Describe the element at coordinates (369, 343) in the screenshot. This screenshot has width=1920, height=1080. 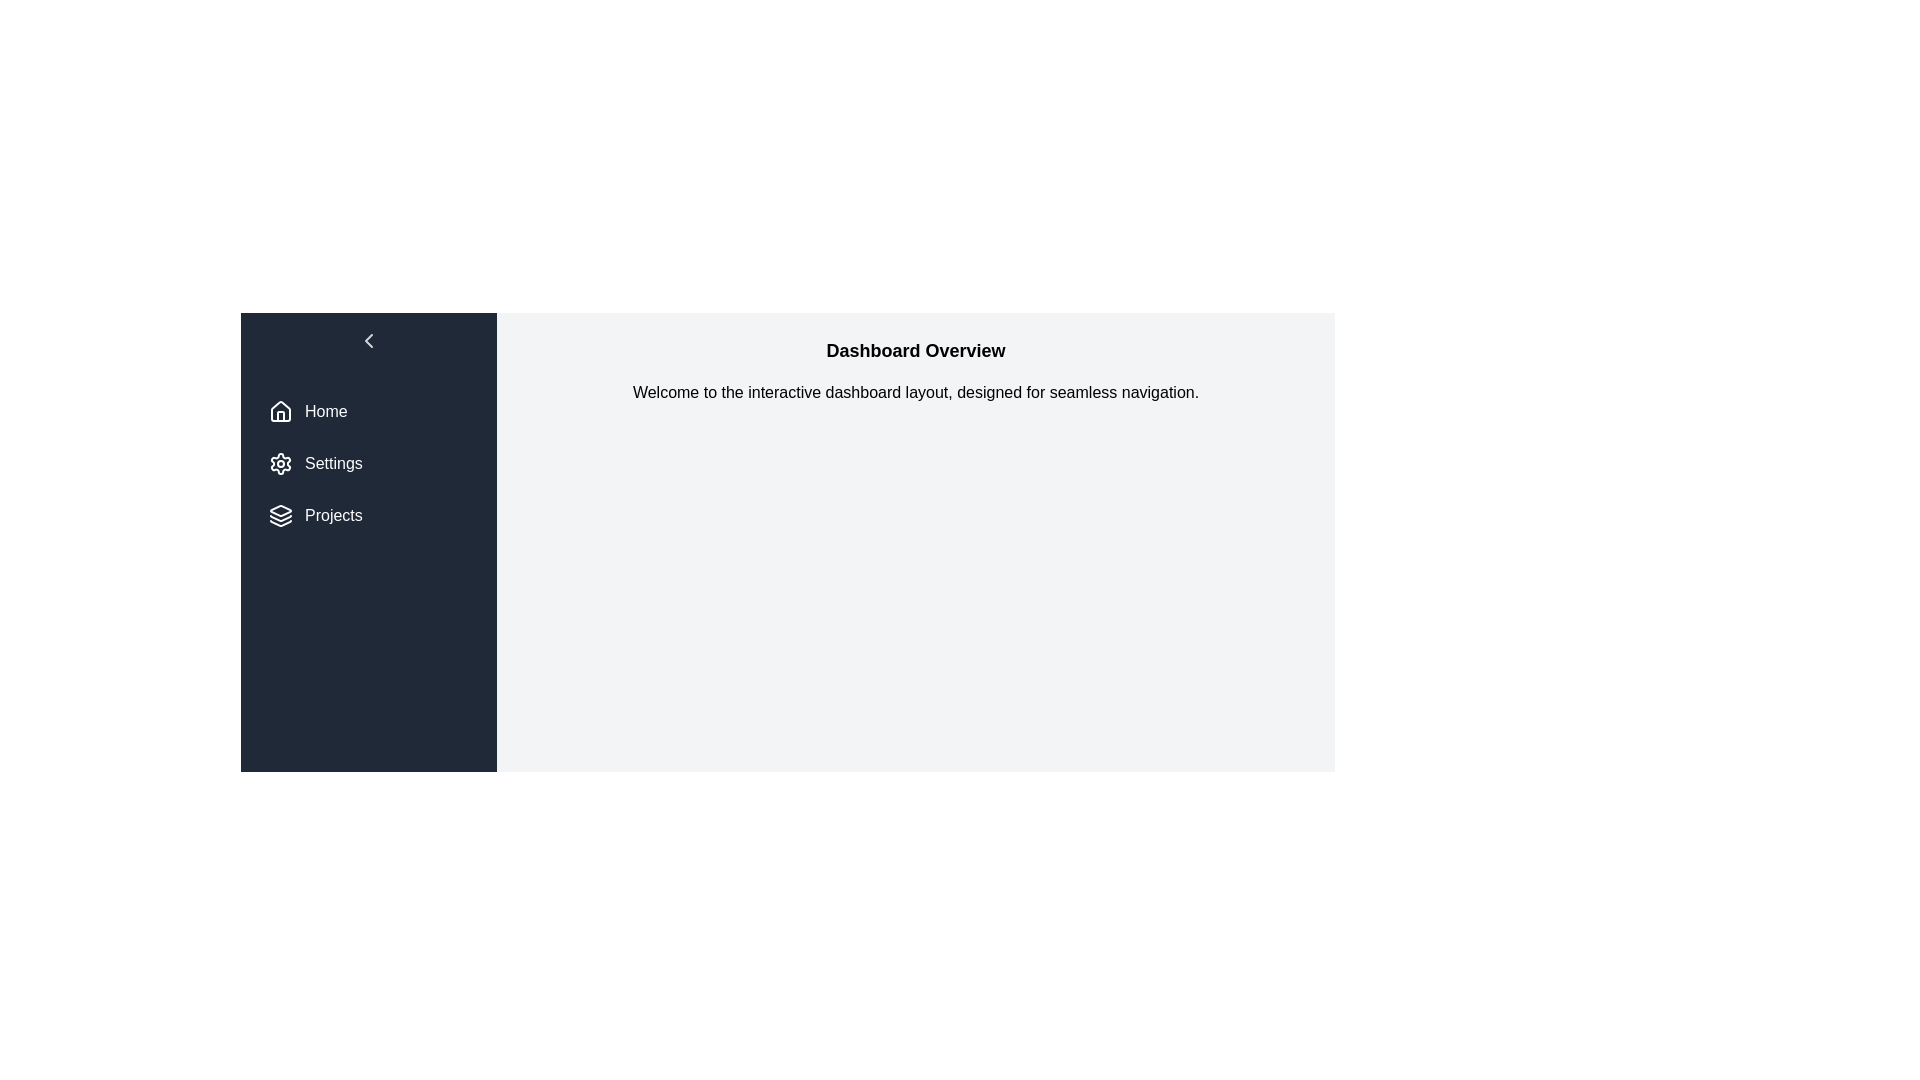
I see `the left arrow icon button located at the top of the sidebar` at that location.